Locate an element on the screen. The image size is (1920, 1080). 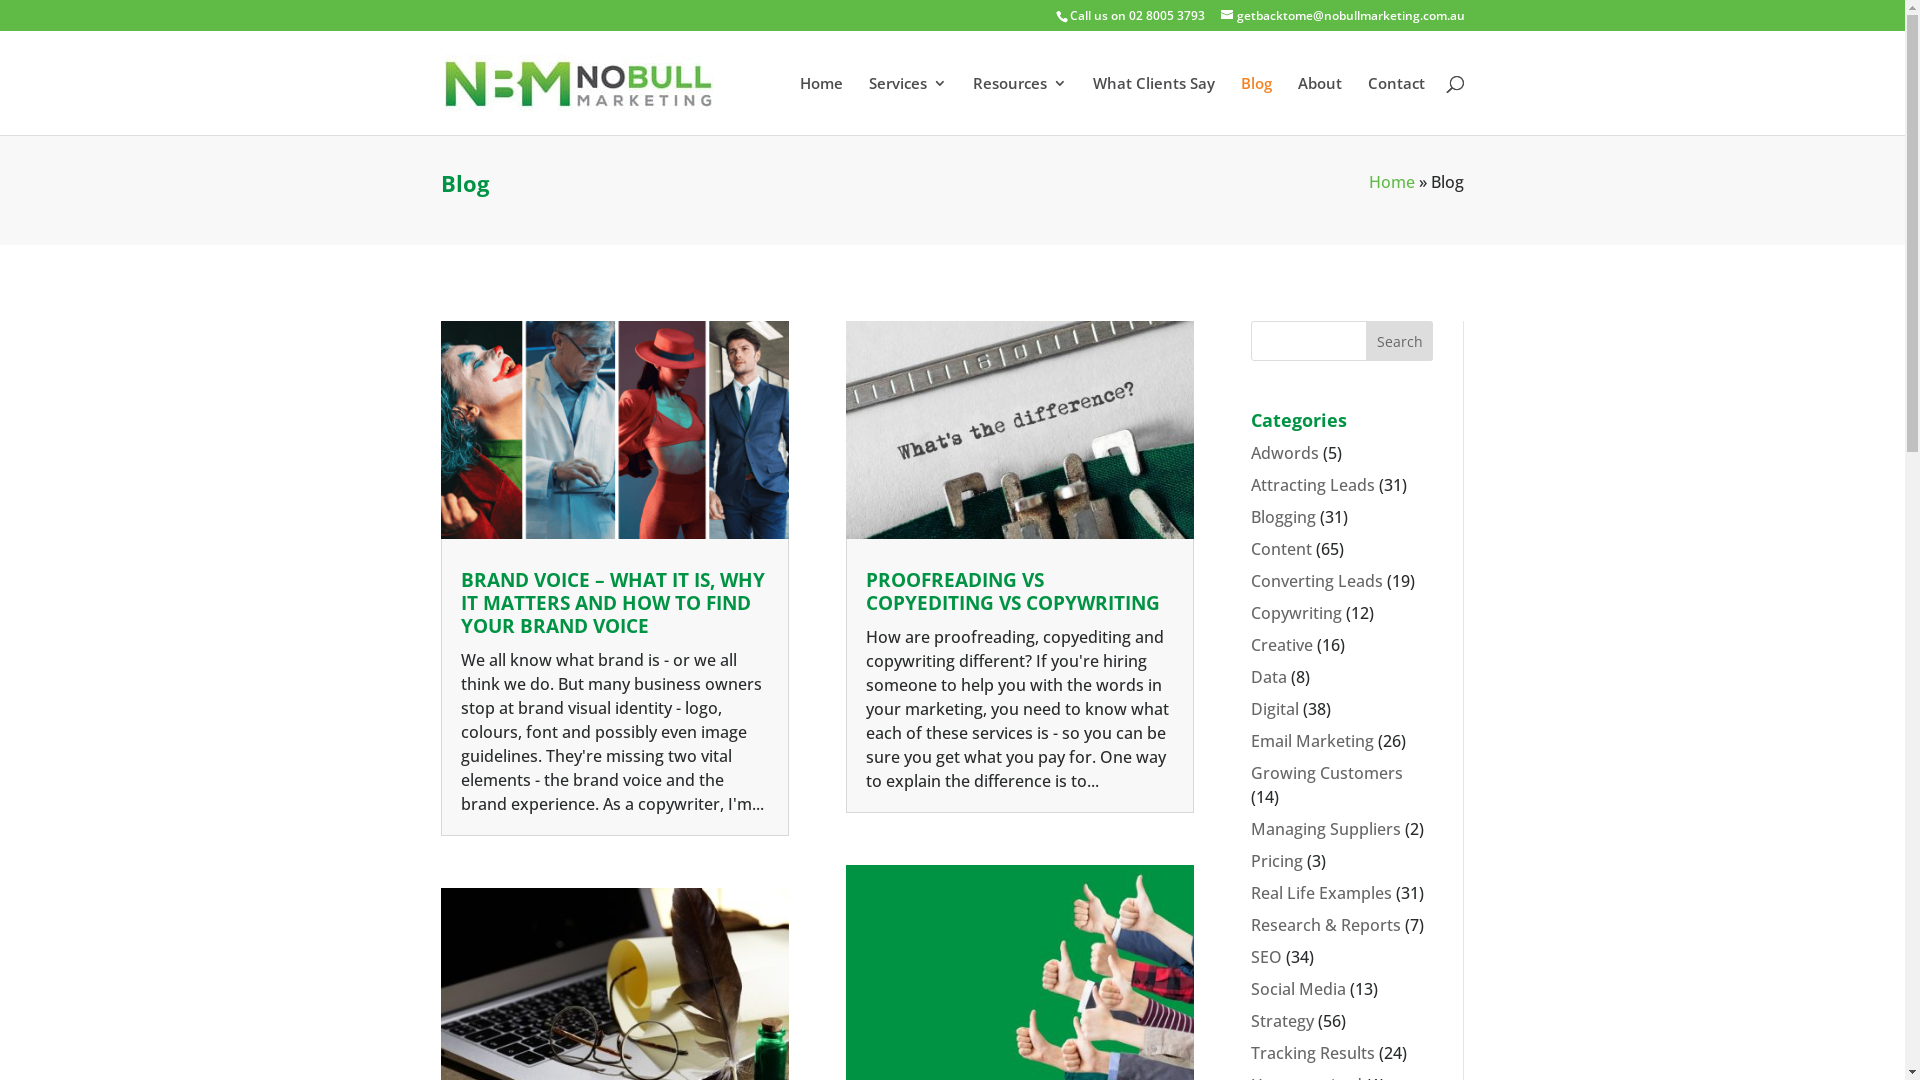
'Research & Reports' is located at coordinates (1250, 925).